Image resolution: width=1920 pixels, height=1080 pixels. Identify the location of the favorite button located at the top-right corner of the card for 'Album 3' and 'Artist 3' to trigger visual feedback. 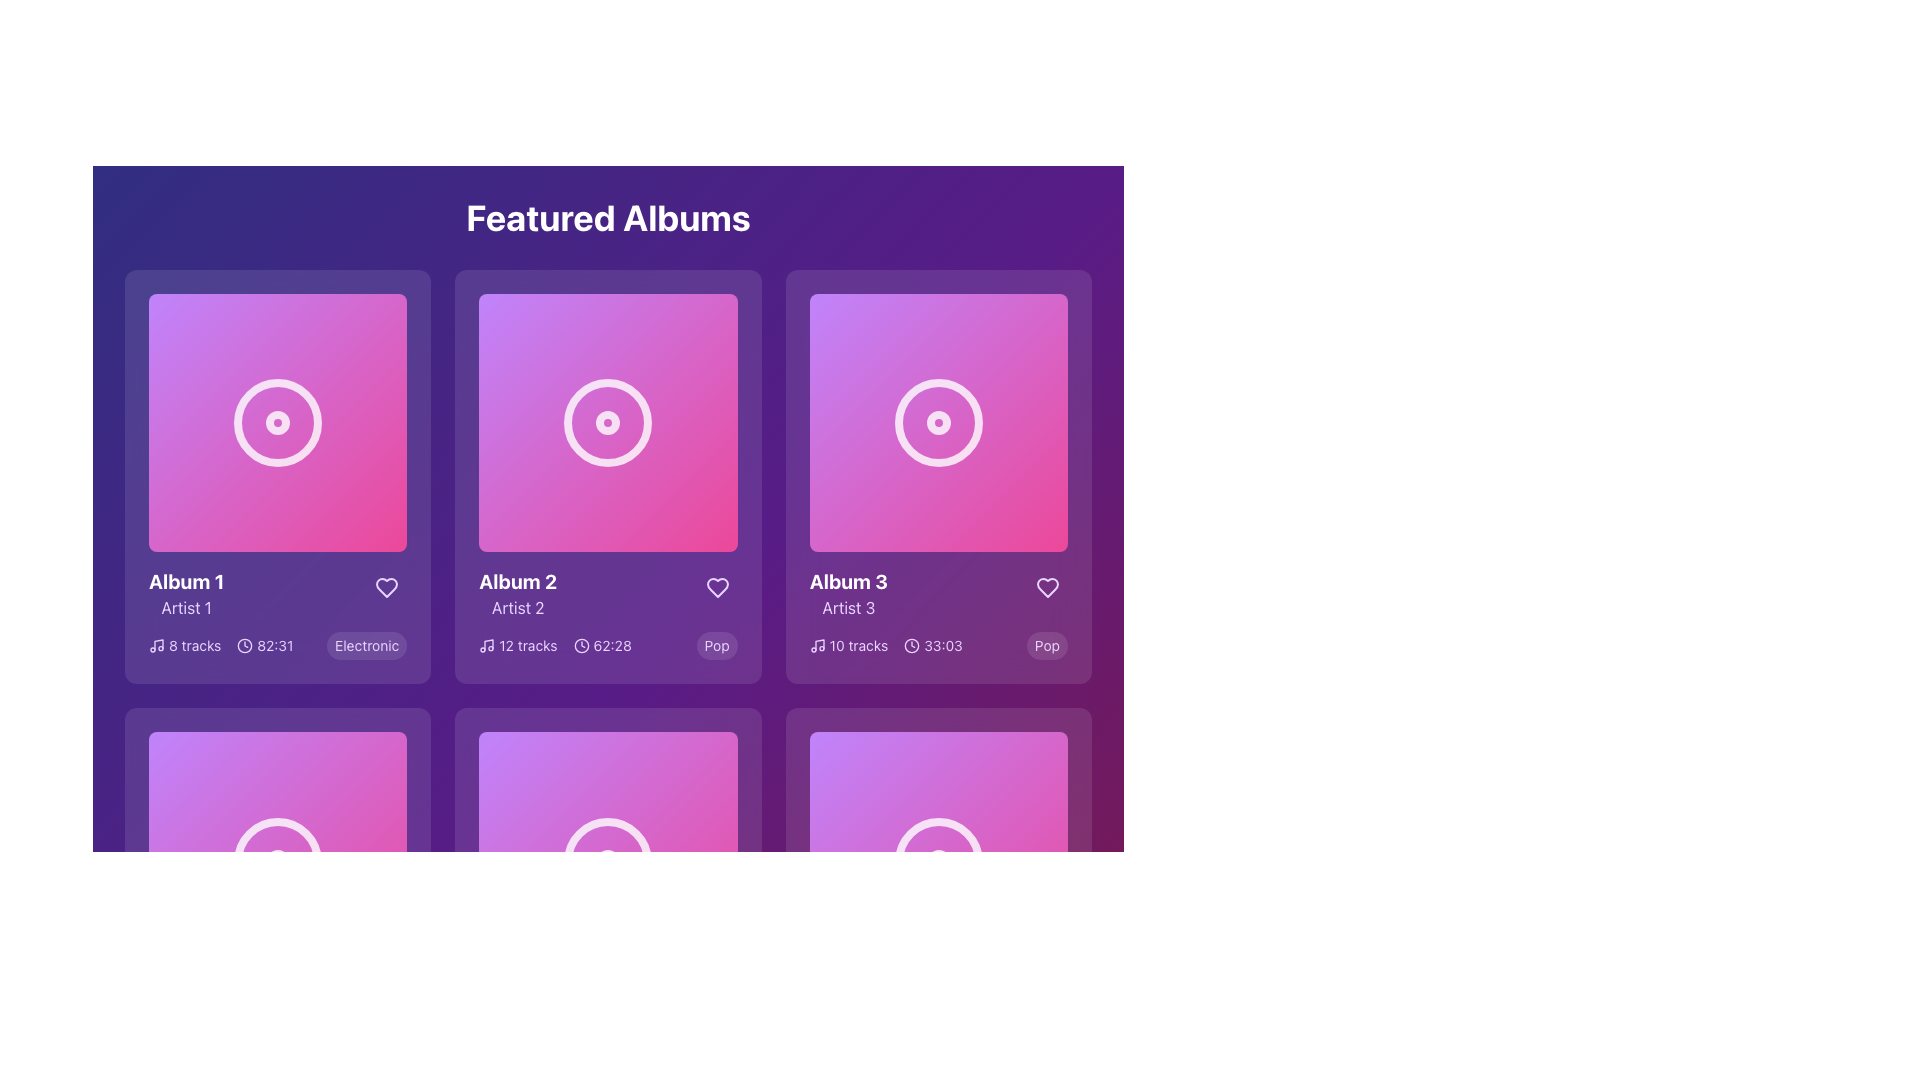
(1046, 586).